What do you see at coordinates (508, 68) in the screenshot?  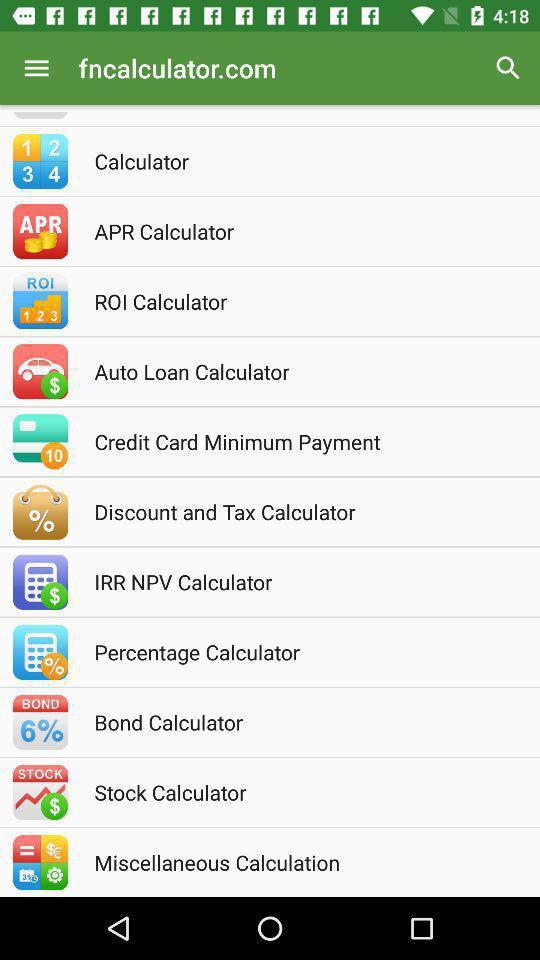 I see `the icon to the right of fncalculator.com item` at bounding box center [508, 68].